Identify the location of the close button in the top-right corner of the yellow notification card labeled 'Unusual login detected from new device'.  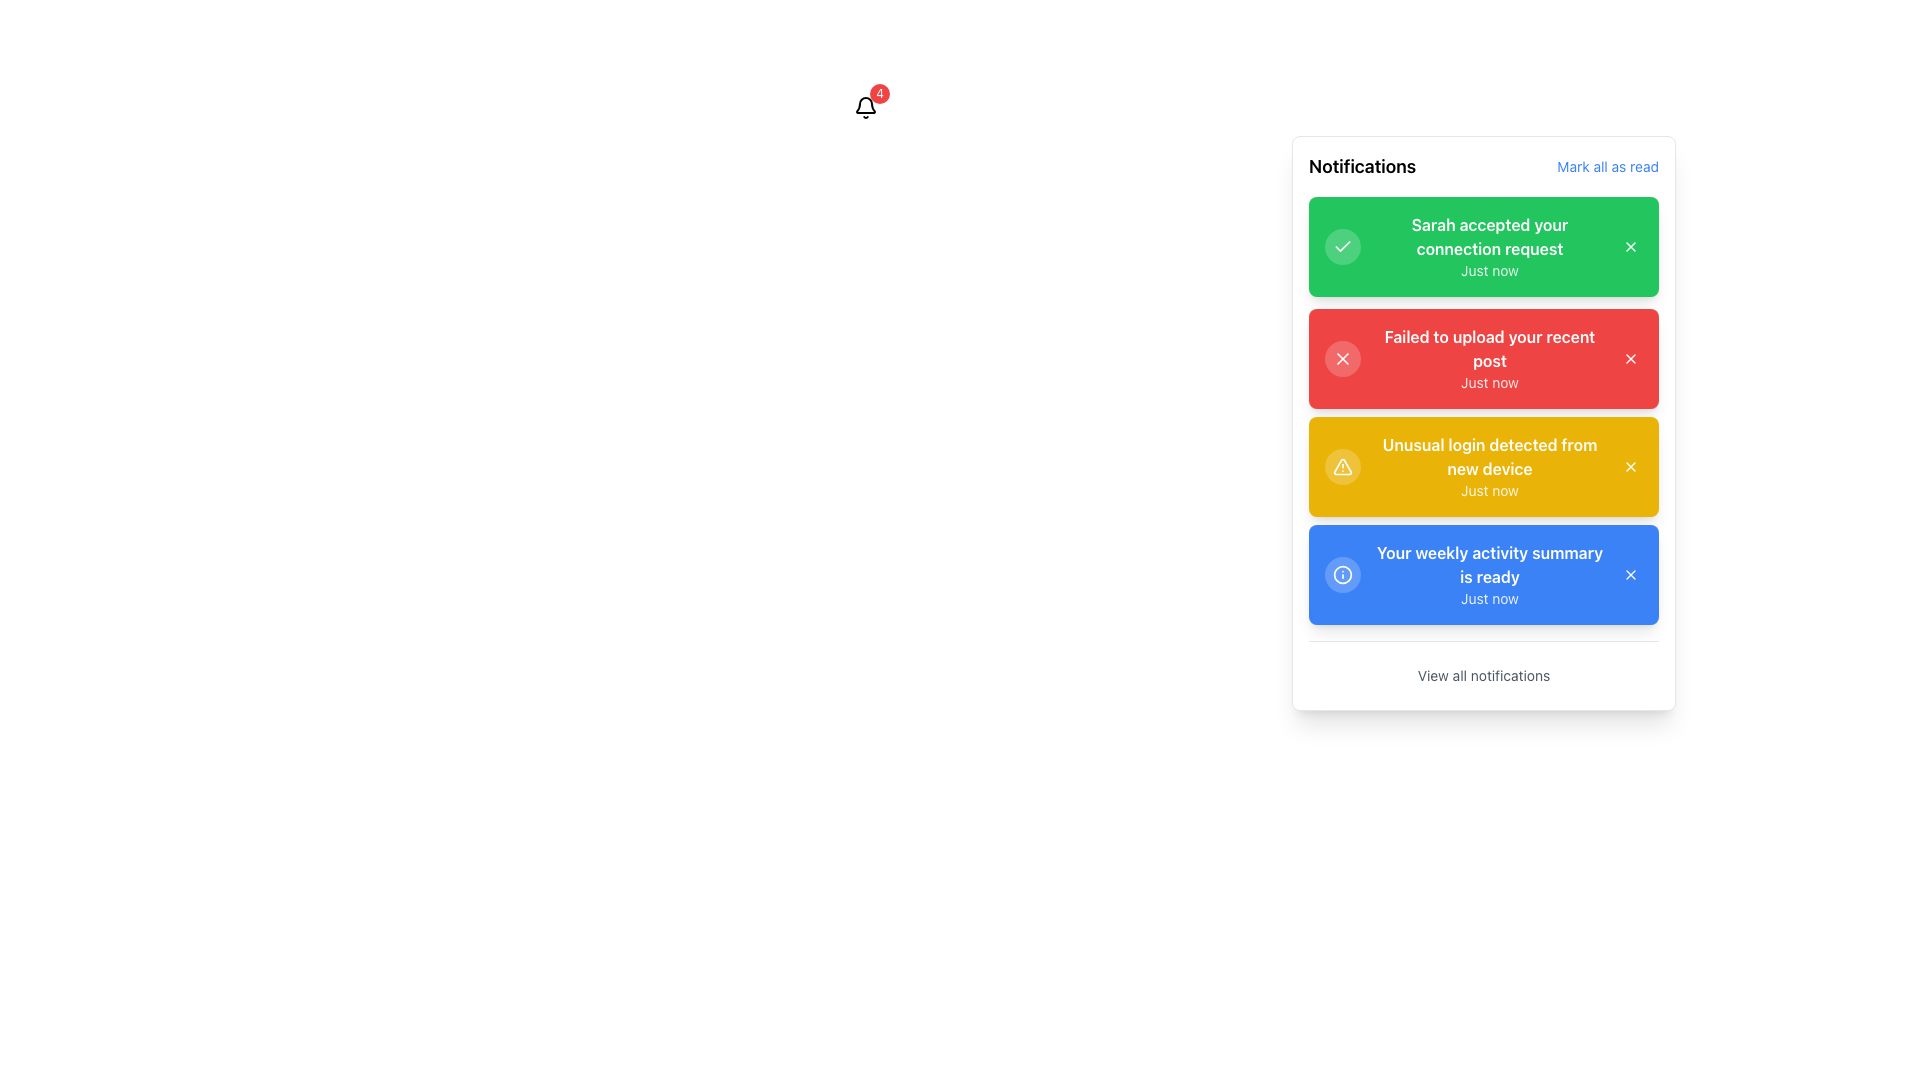
(1631, 466).